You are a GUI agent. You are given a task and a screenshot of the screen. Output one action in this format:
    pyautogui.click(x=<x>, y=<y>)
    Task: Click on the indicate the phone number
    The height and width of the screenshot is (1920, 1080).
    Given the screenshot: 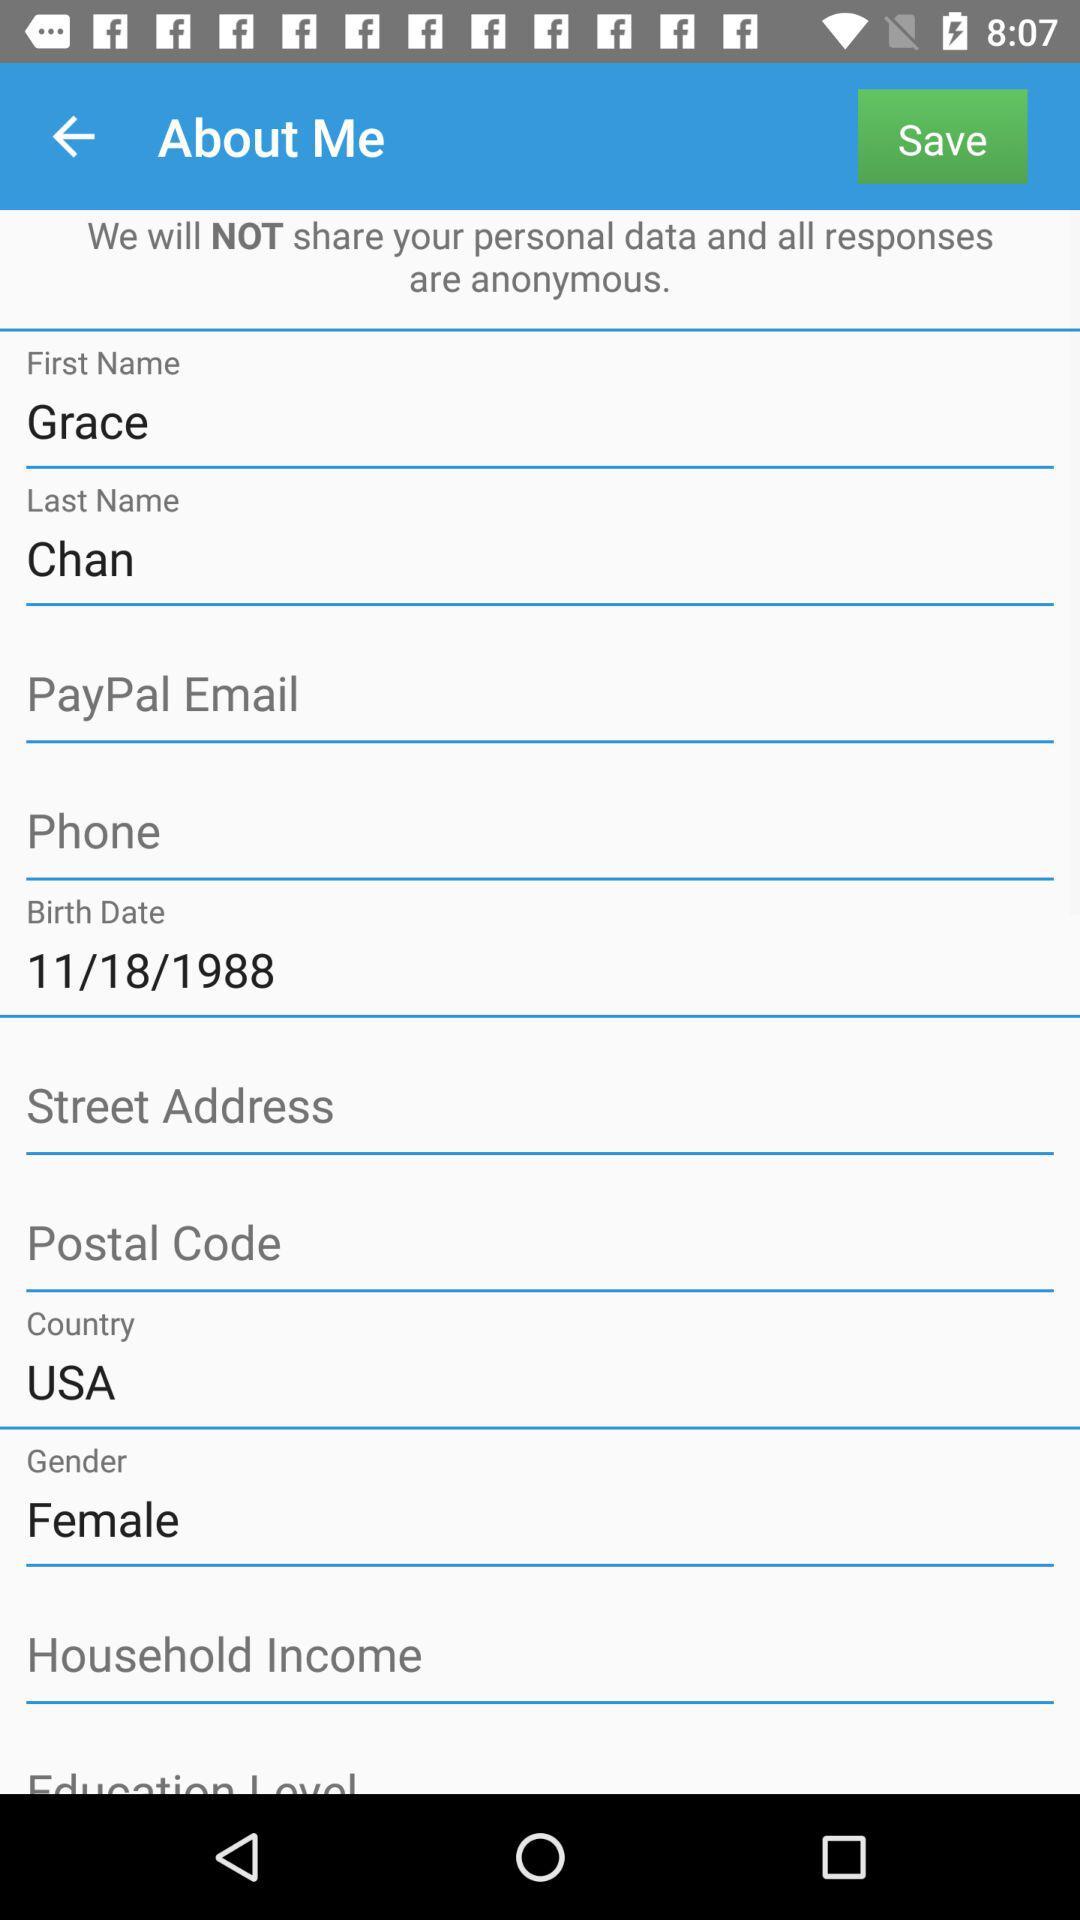 What is the action you would take?
    pyautogui.click(x=540, y=832)
    